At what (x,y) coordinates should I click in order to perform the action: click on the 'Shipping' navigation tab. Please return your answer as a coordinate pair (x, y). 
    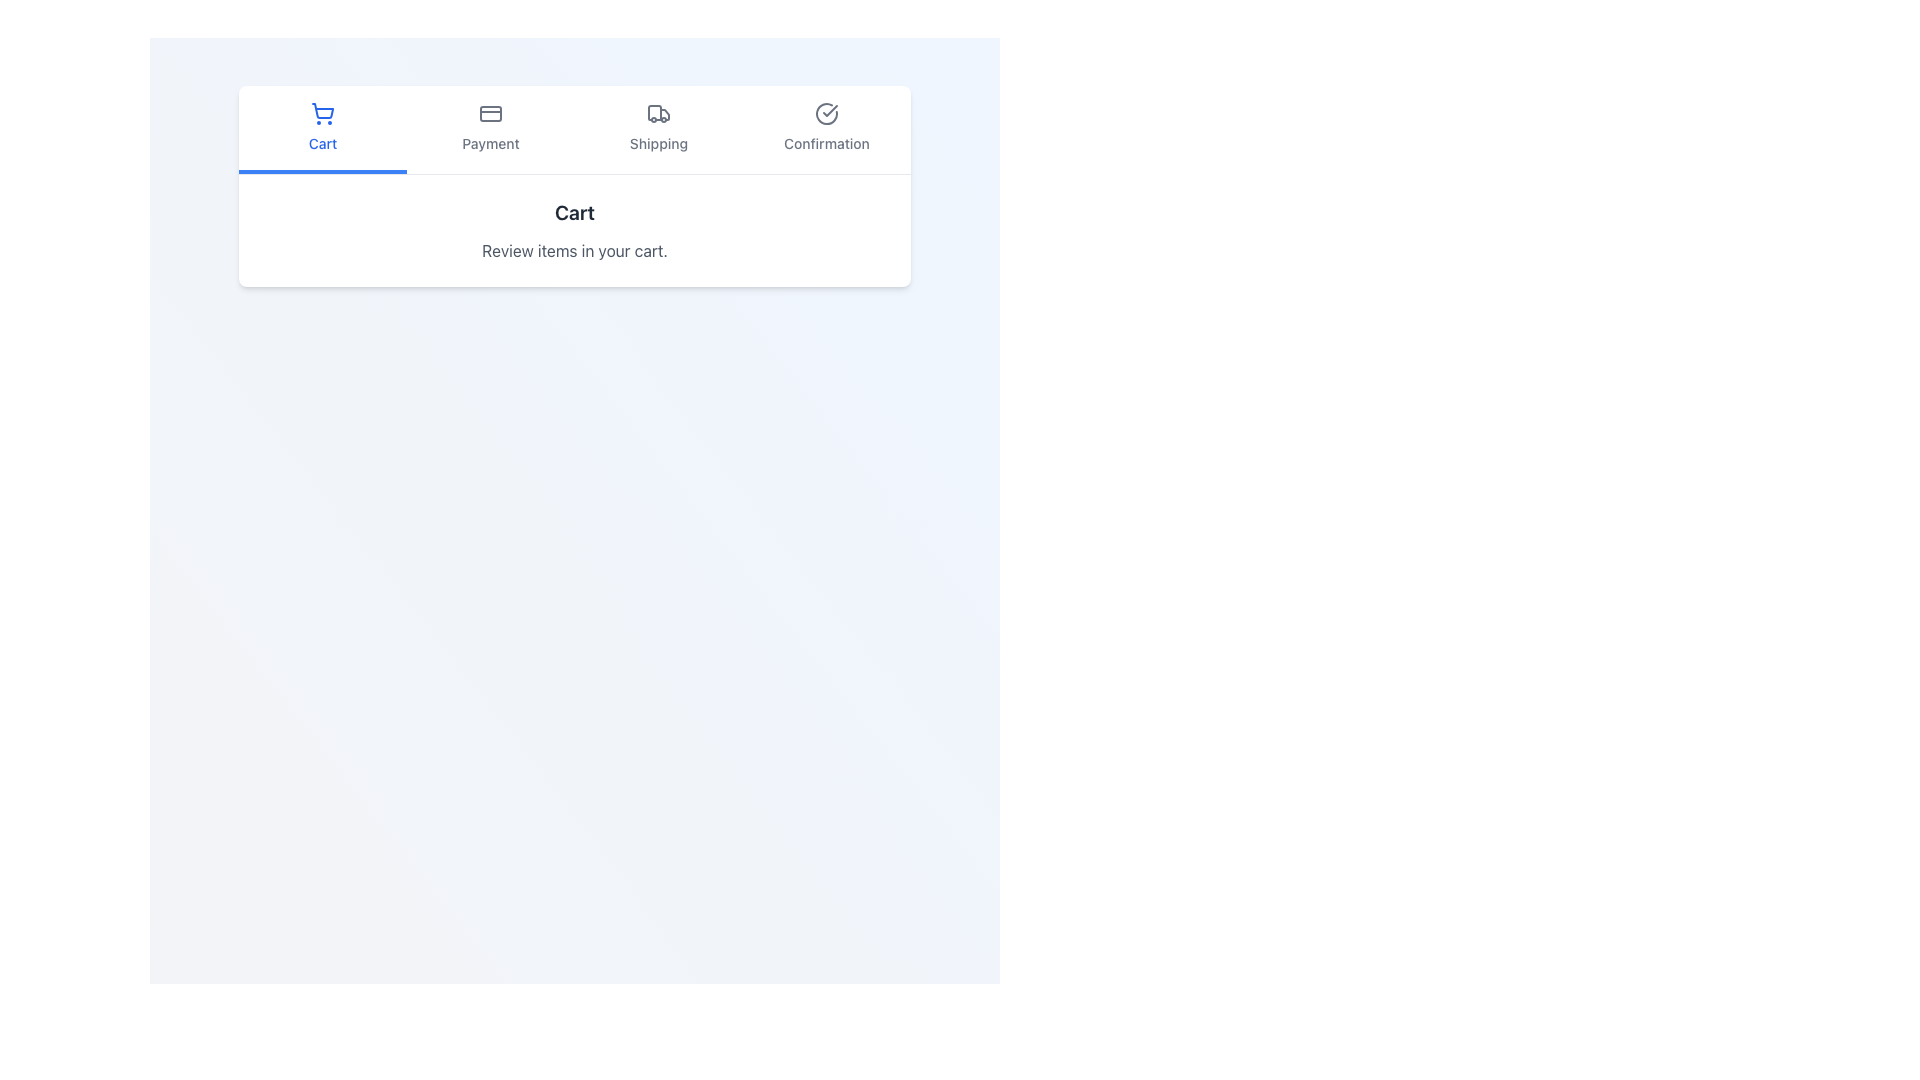
    Looking at the image, I should click on (658, 127).